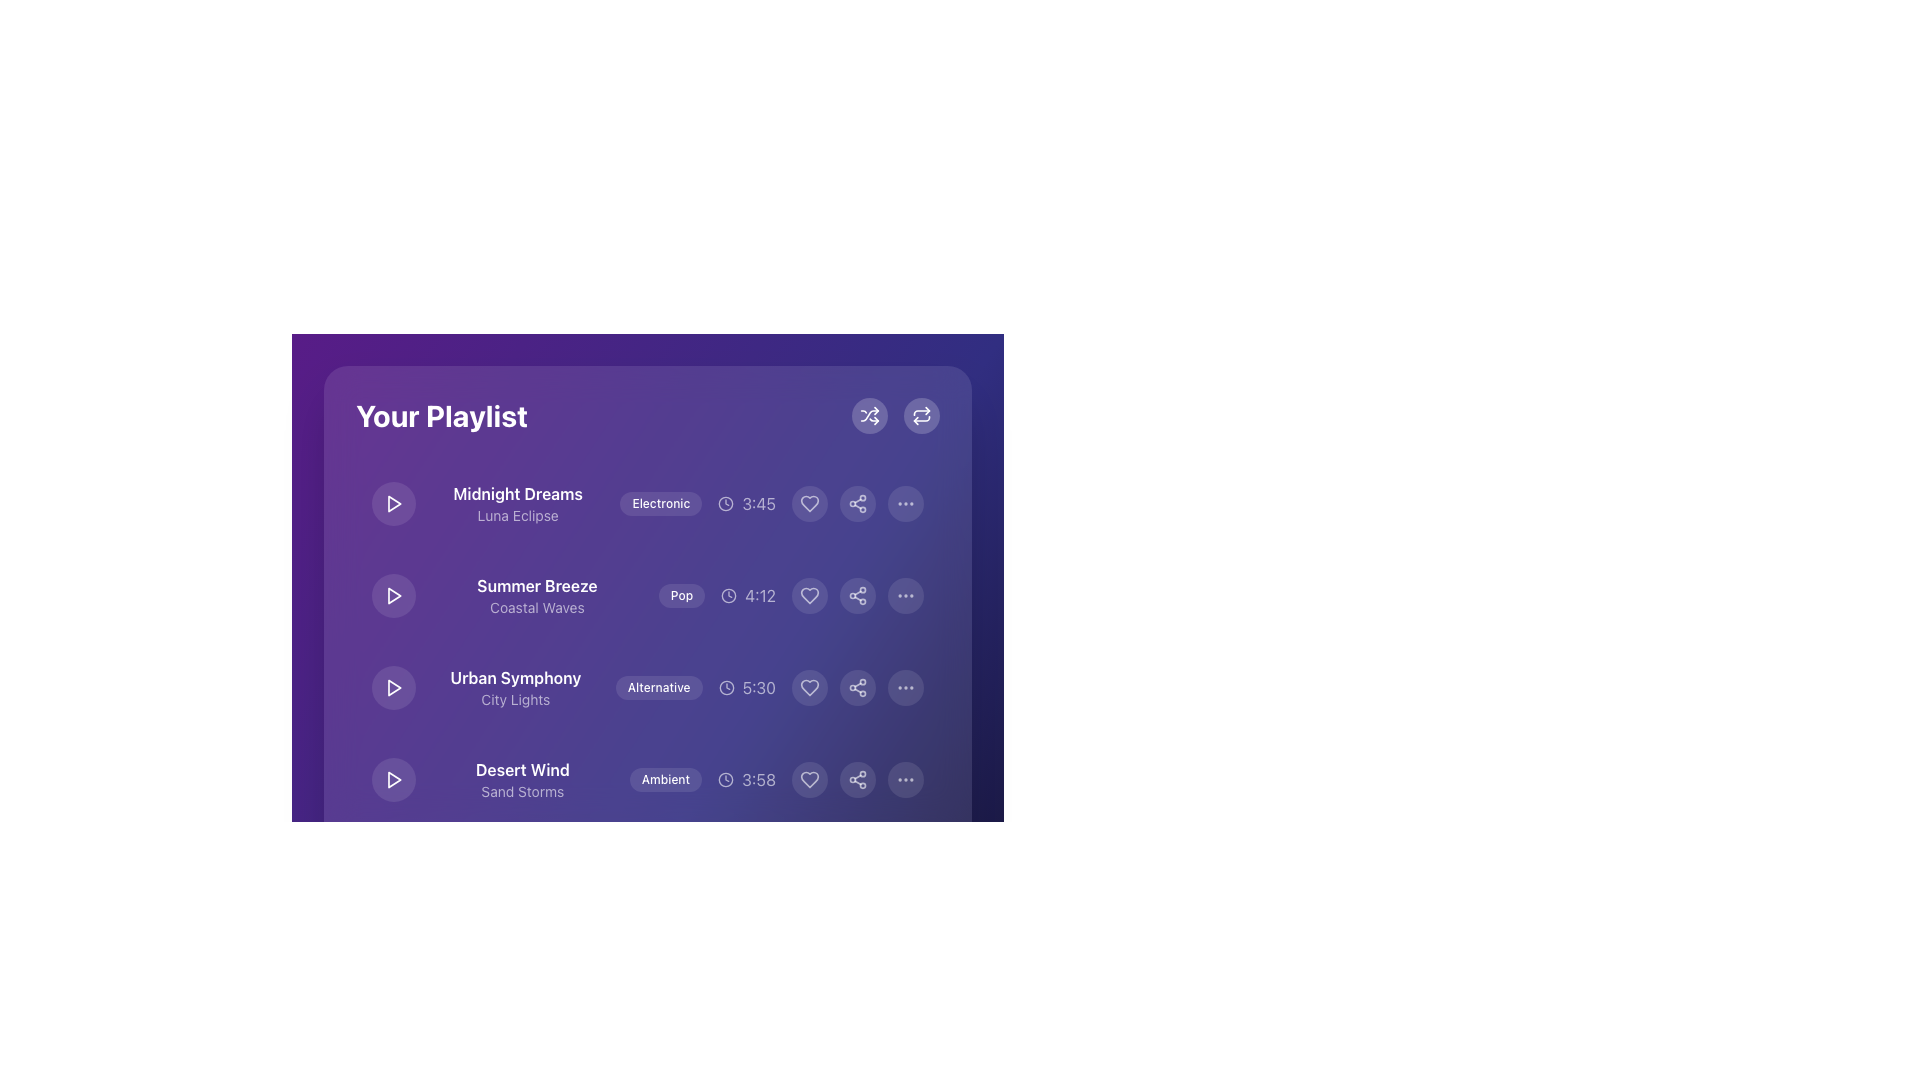 The height and width of the screenshot is (1080, 1920). I want to click on the share icon, represented by a set of connected circular nodes forming a network graph, located in the 'Desert Wind' row to change its visual style, so click(858, 778).